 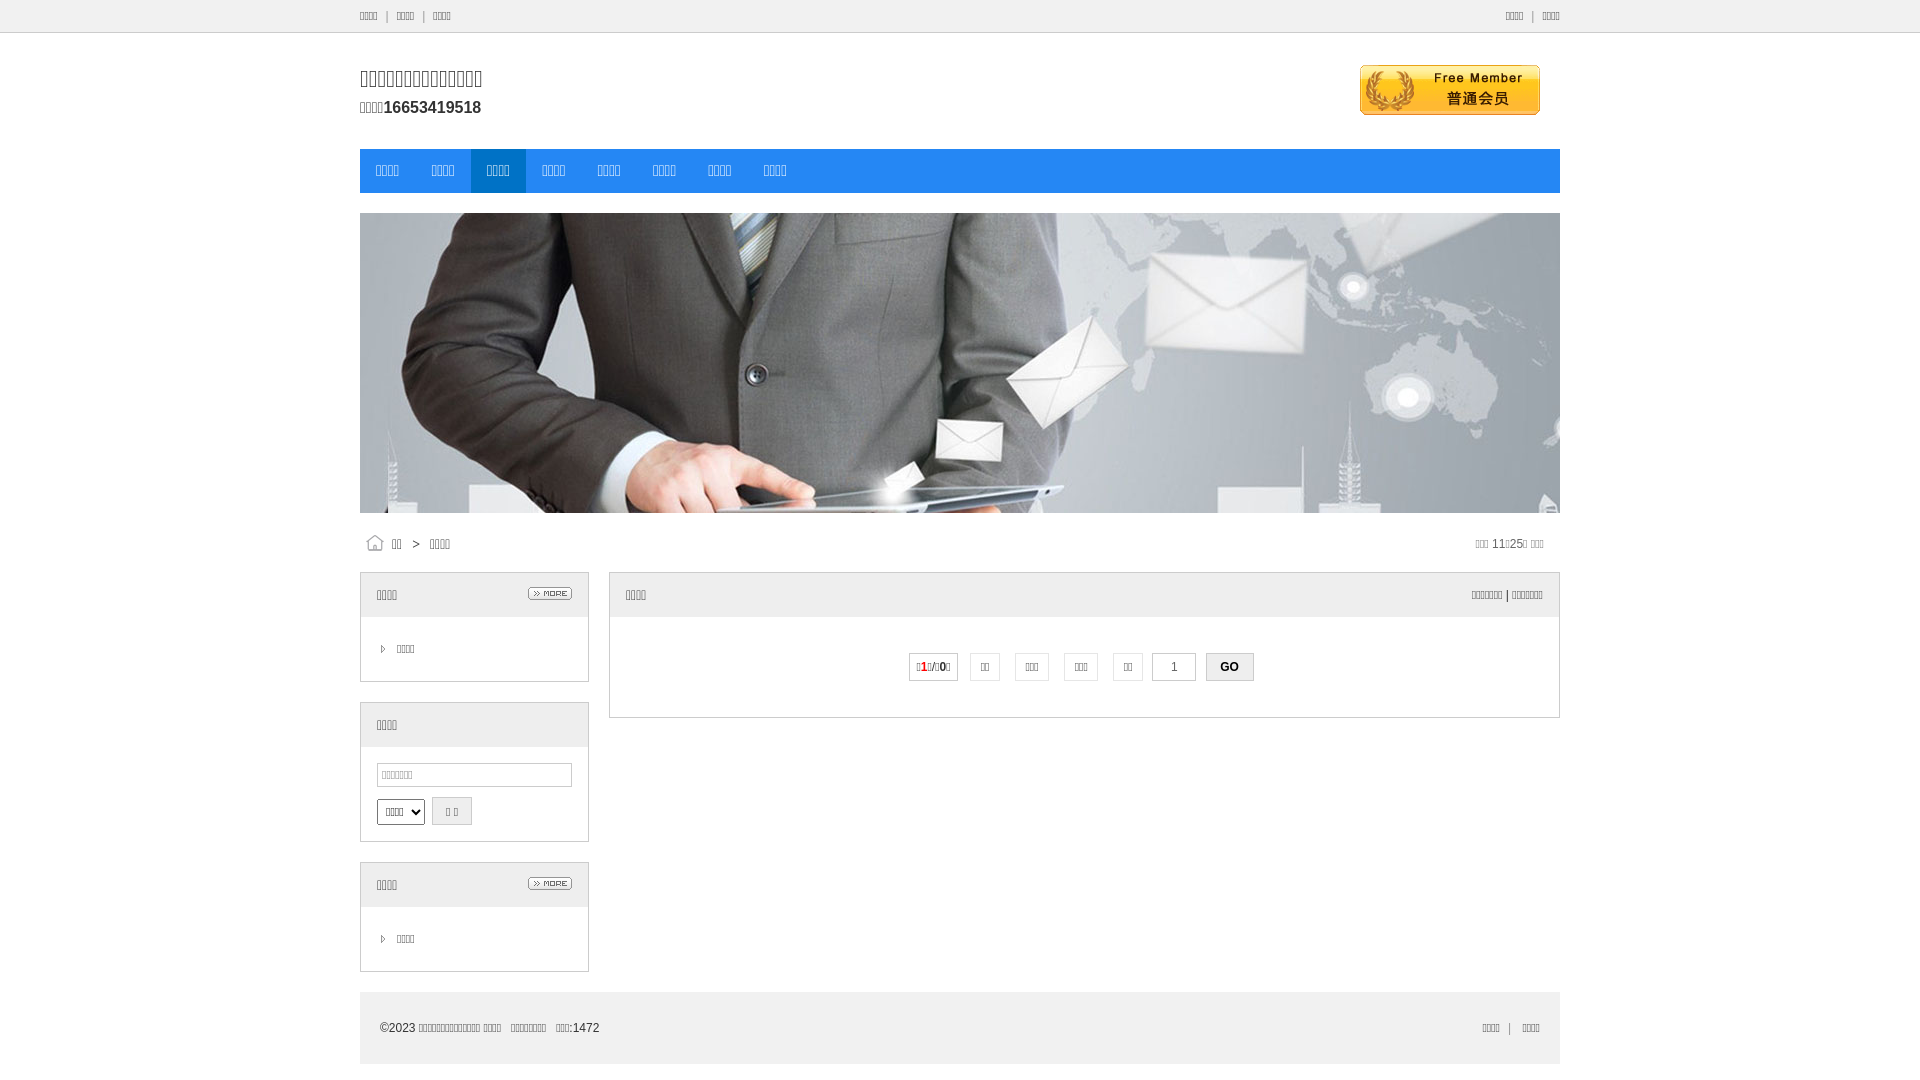 What do you see at coordinates (1228, 667) in the screenshot?
I see `'GO'` at bounding box center [1228, 667].